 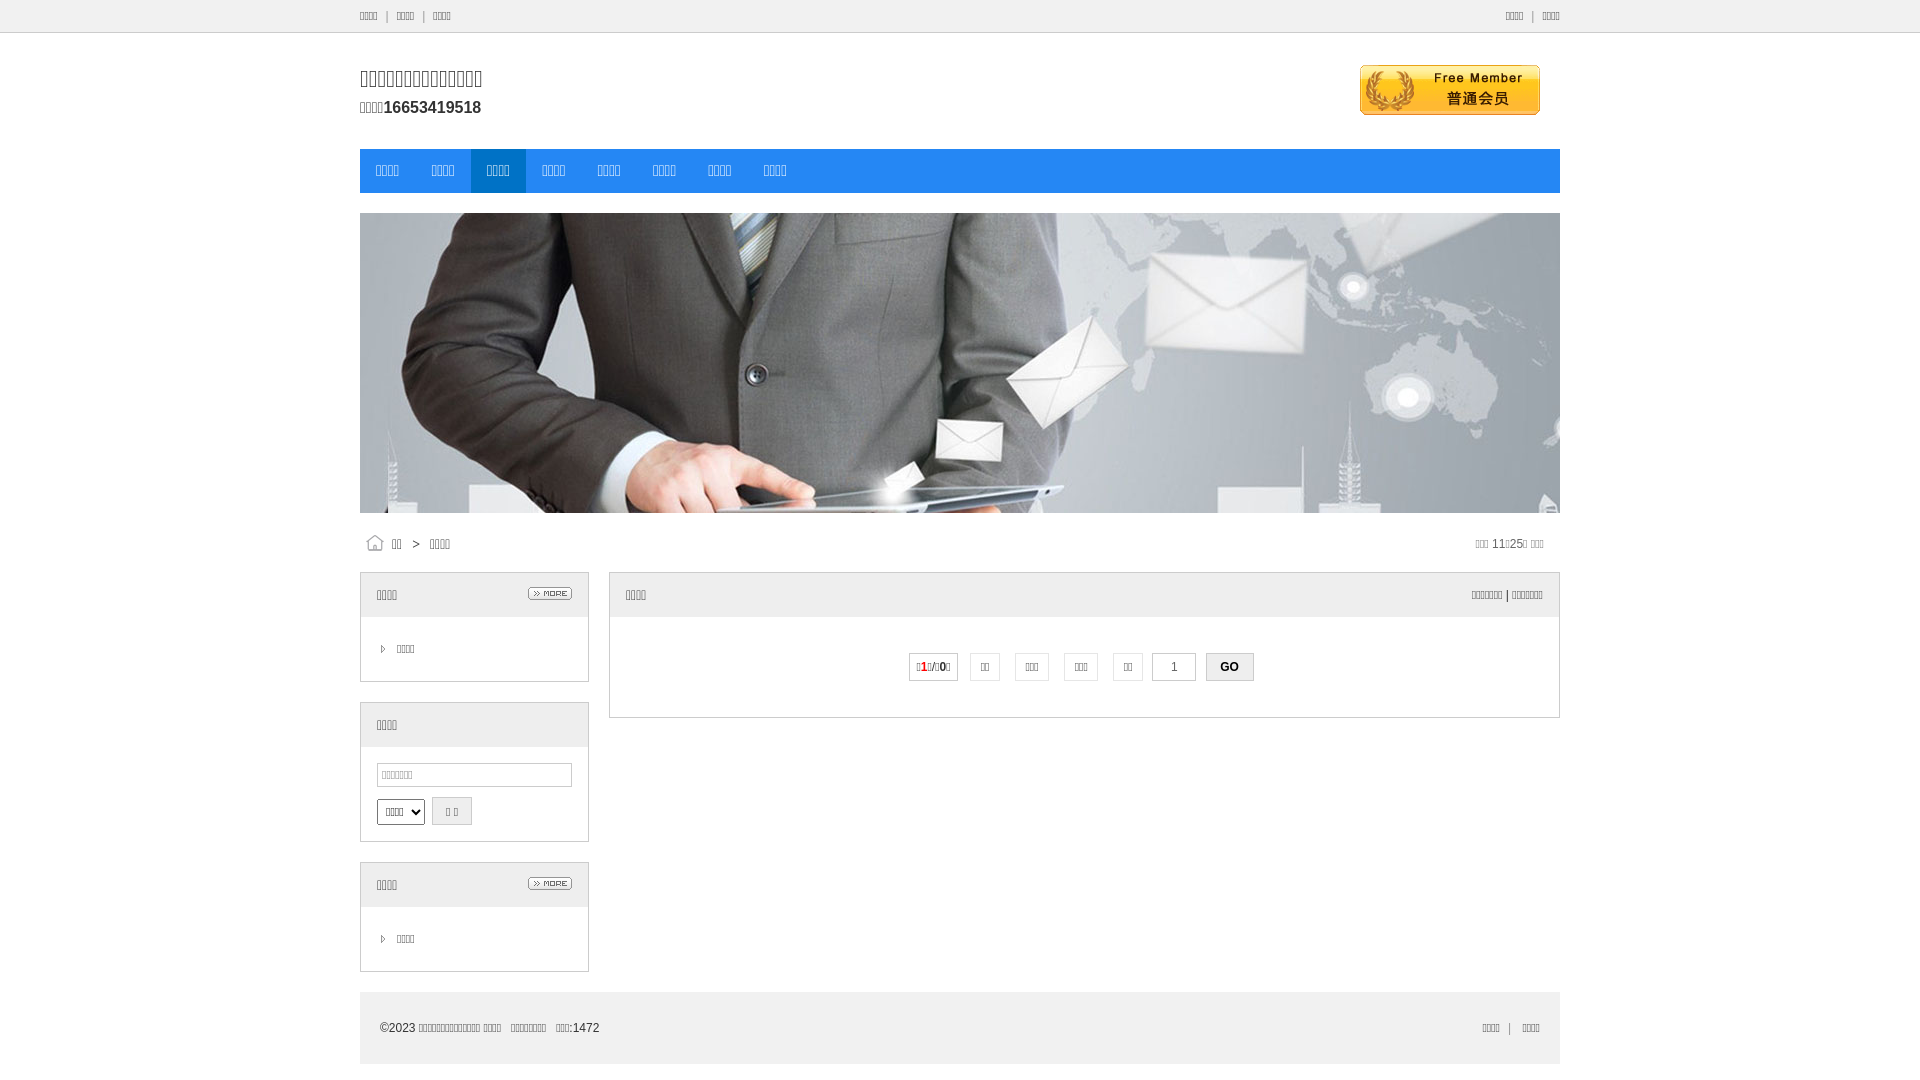 What do you see at coordinates (1228, 667) in the screenshot?
I see `'GO'` at bounding box center [1228, 667].